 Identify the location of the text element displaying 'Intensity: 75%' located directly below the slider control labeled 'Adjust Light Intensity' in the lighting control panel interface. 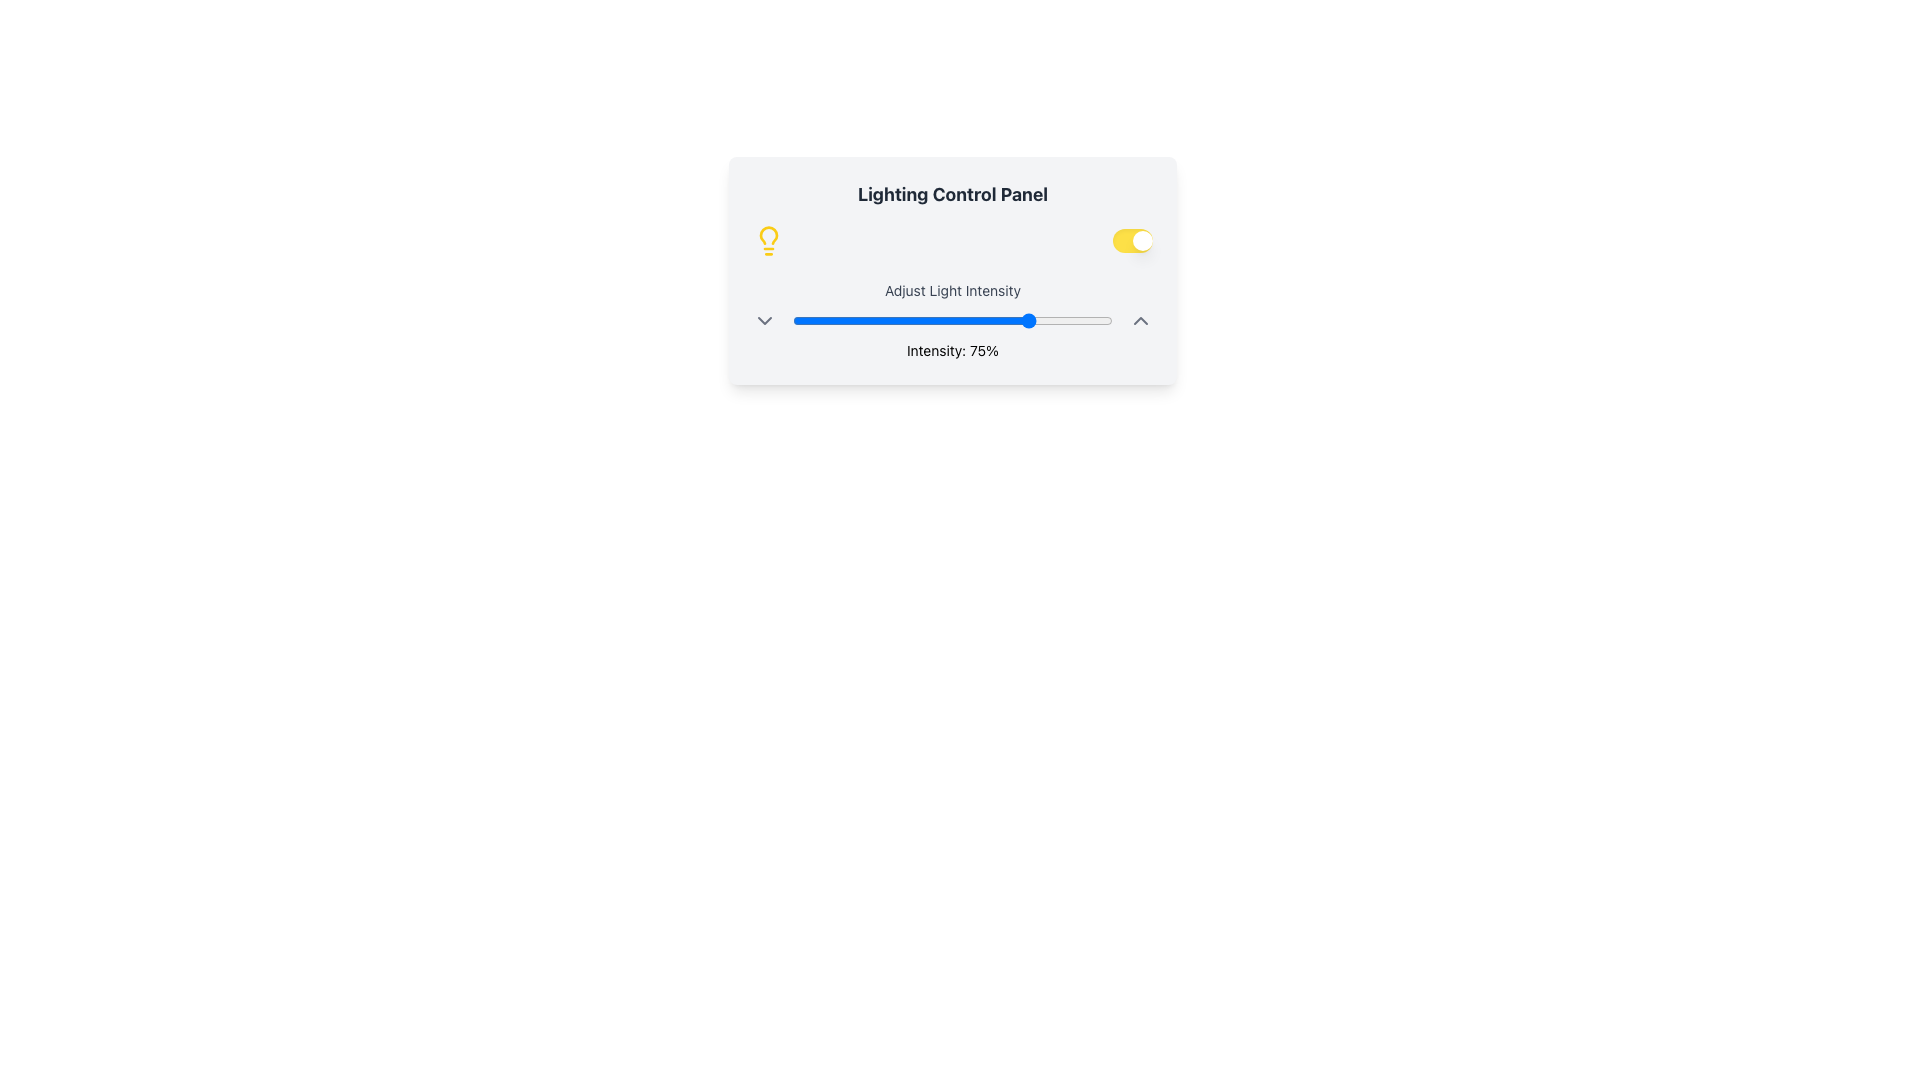
(952, 350).